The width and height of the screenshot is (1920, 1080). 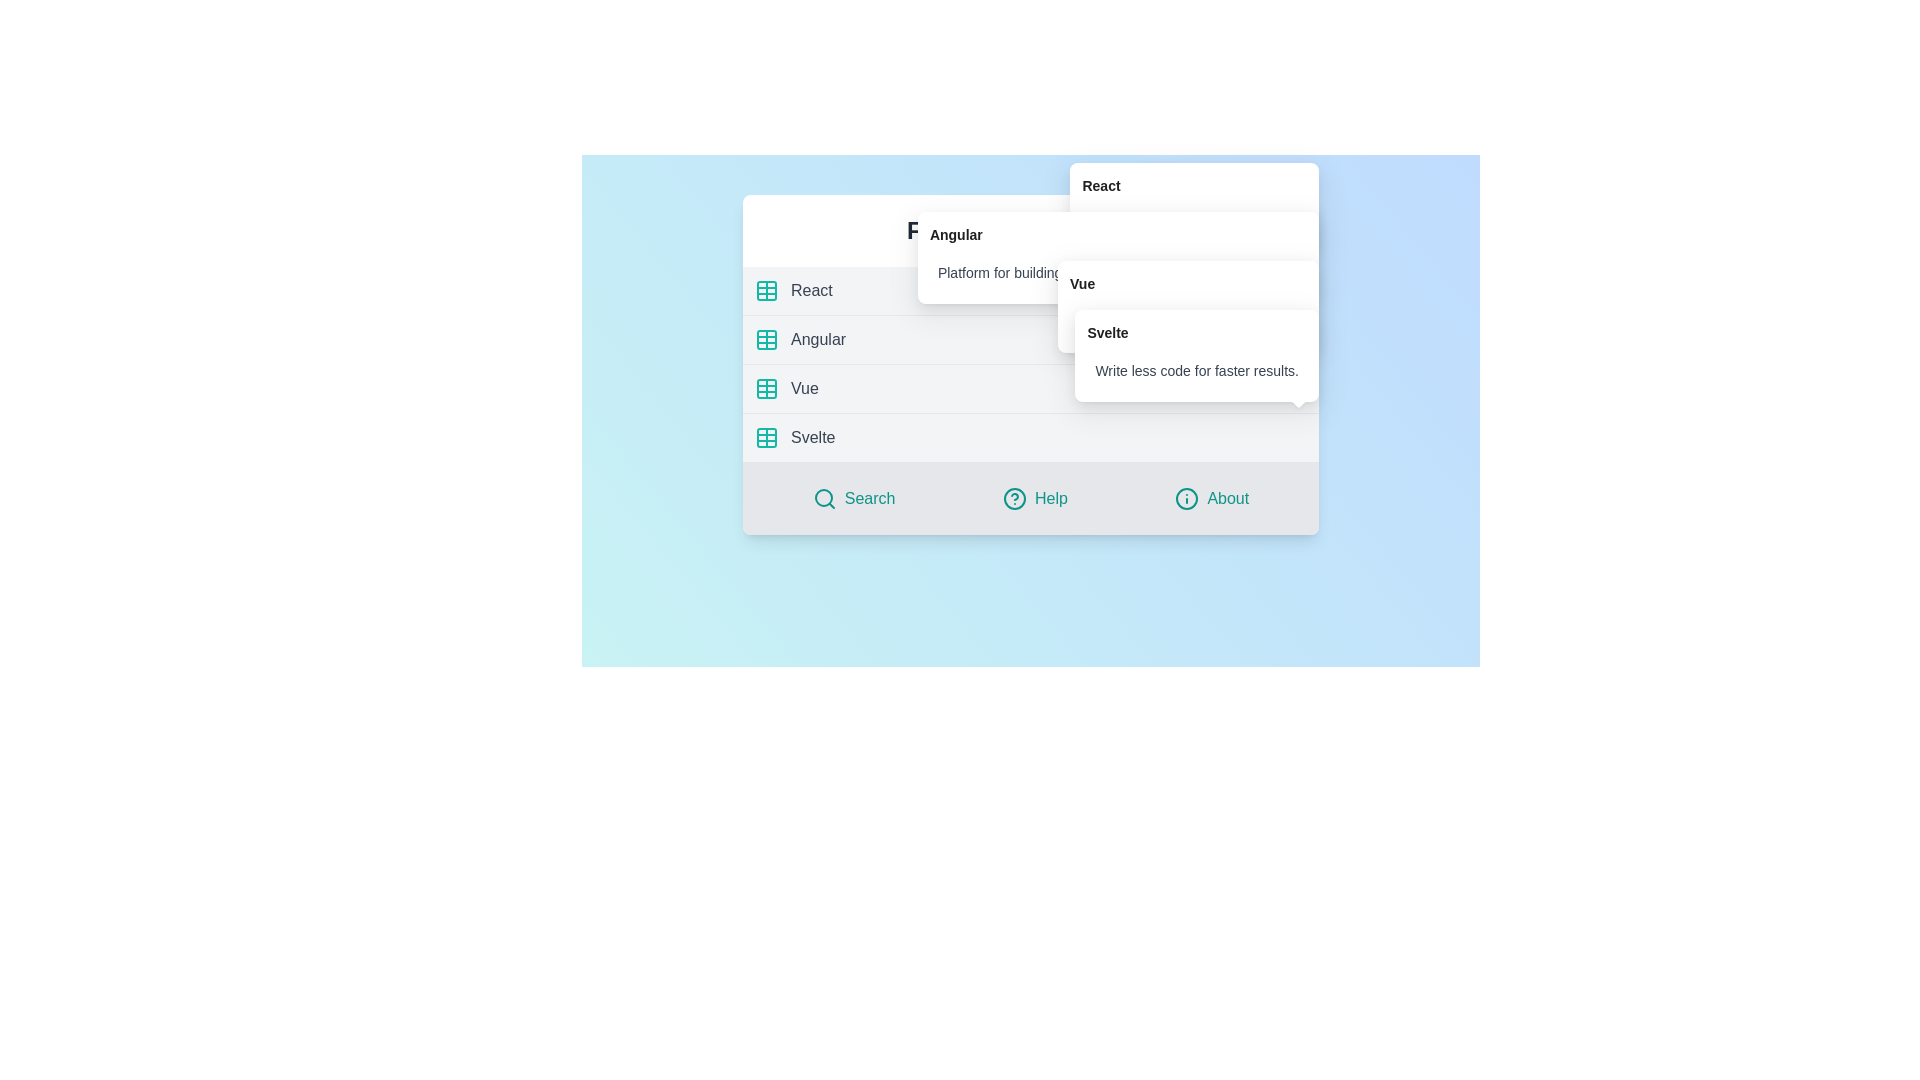 What do you see at coordinates (824, 497) in the screenshot?
I see `the magnifying glass icon, which symbolizes the search function` at bounding box center [824, 497].